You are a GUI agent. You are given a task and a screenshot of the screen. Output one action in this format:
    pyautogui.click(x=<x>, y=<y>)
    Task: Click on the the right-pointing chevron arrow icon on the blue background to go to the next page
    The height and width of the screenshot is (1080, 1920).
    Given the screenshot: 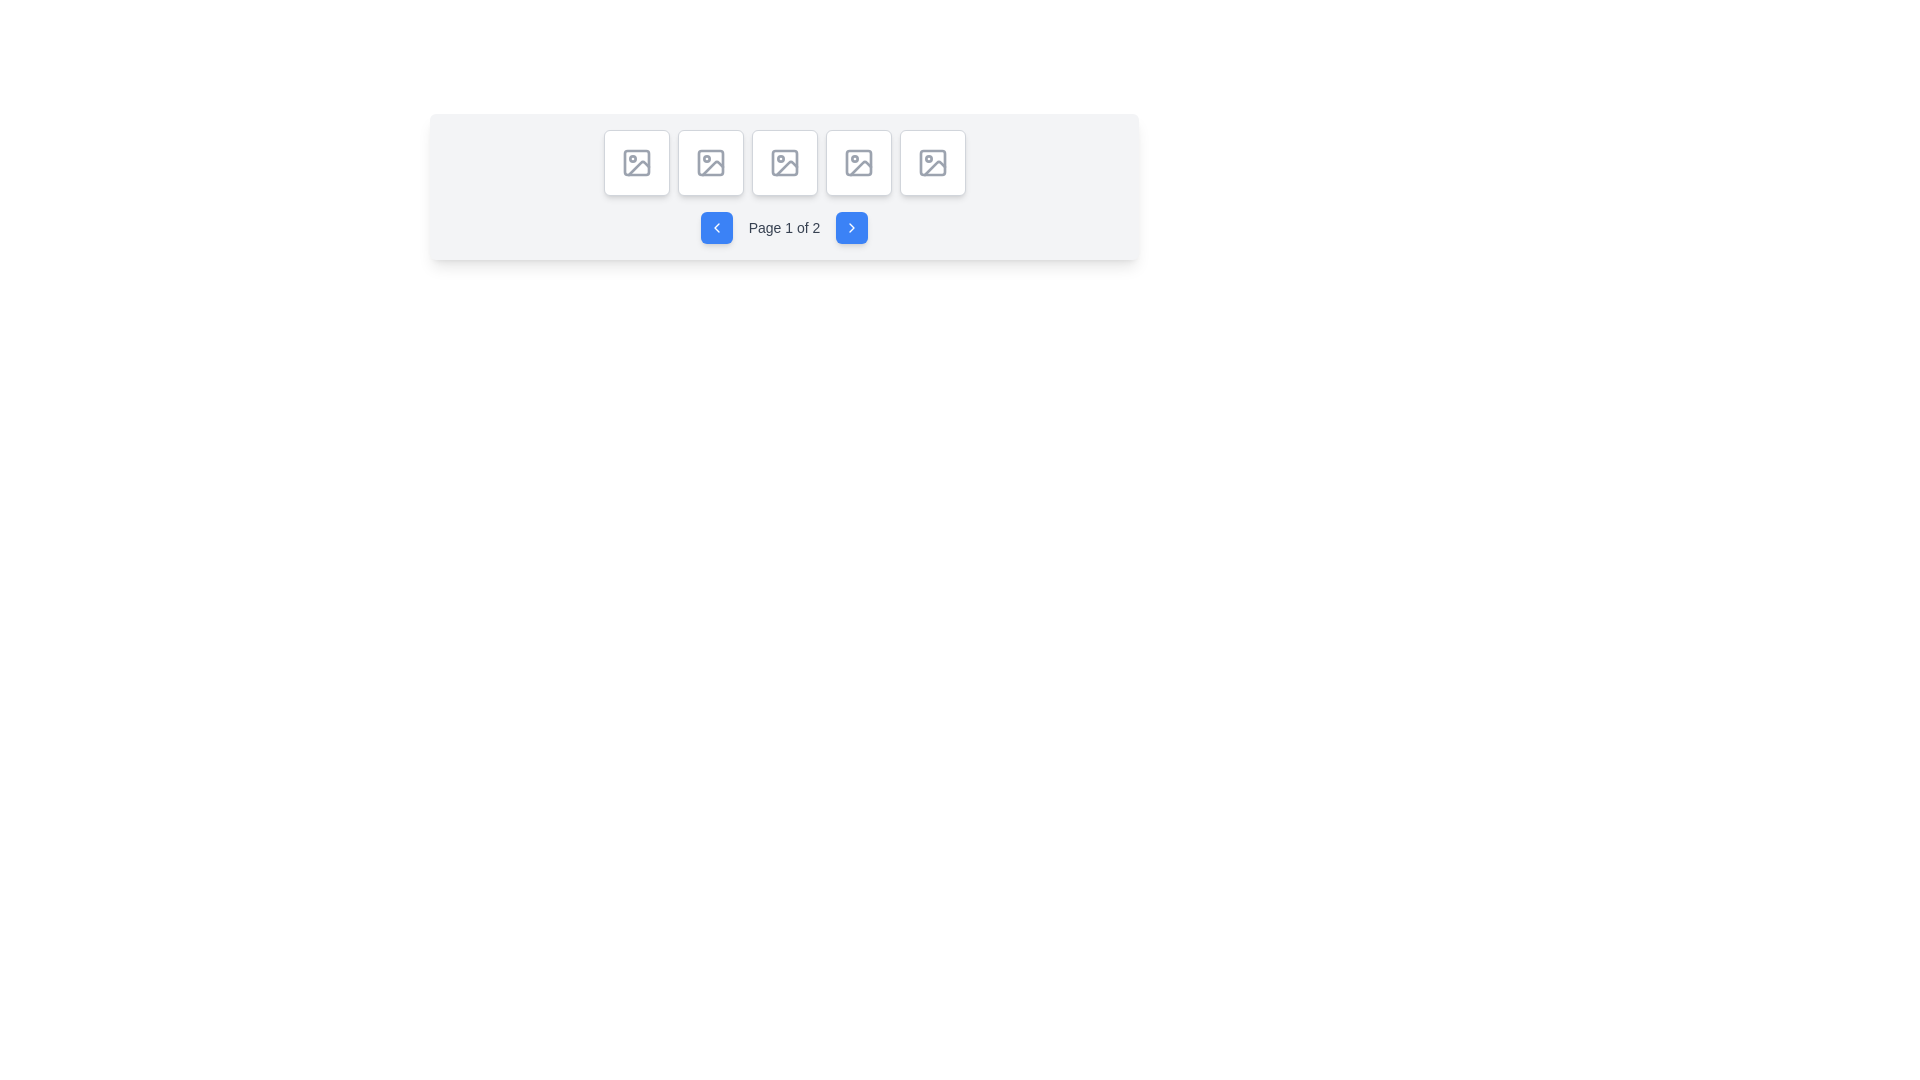 What is the action you would take?
    pyautogui.click(x=852, y=226)
    